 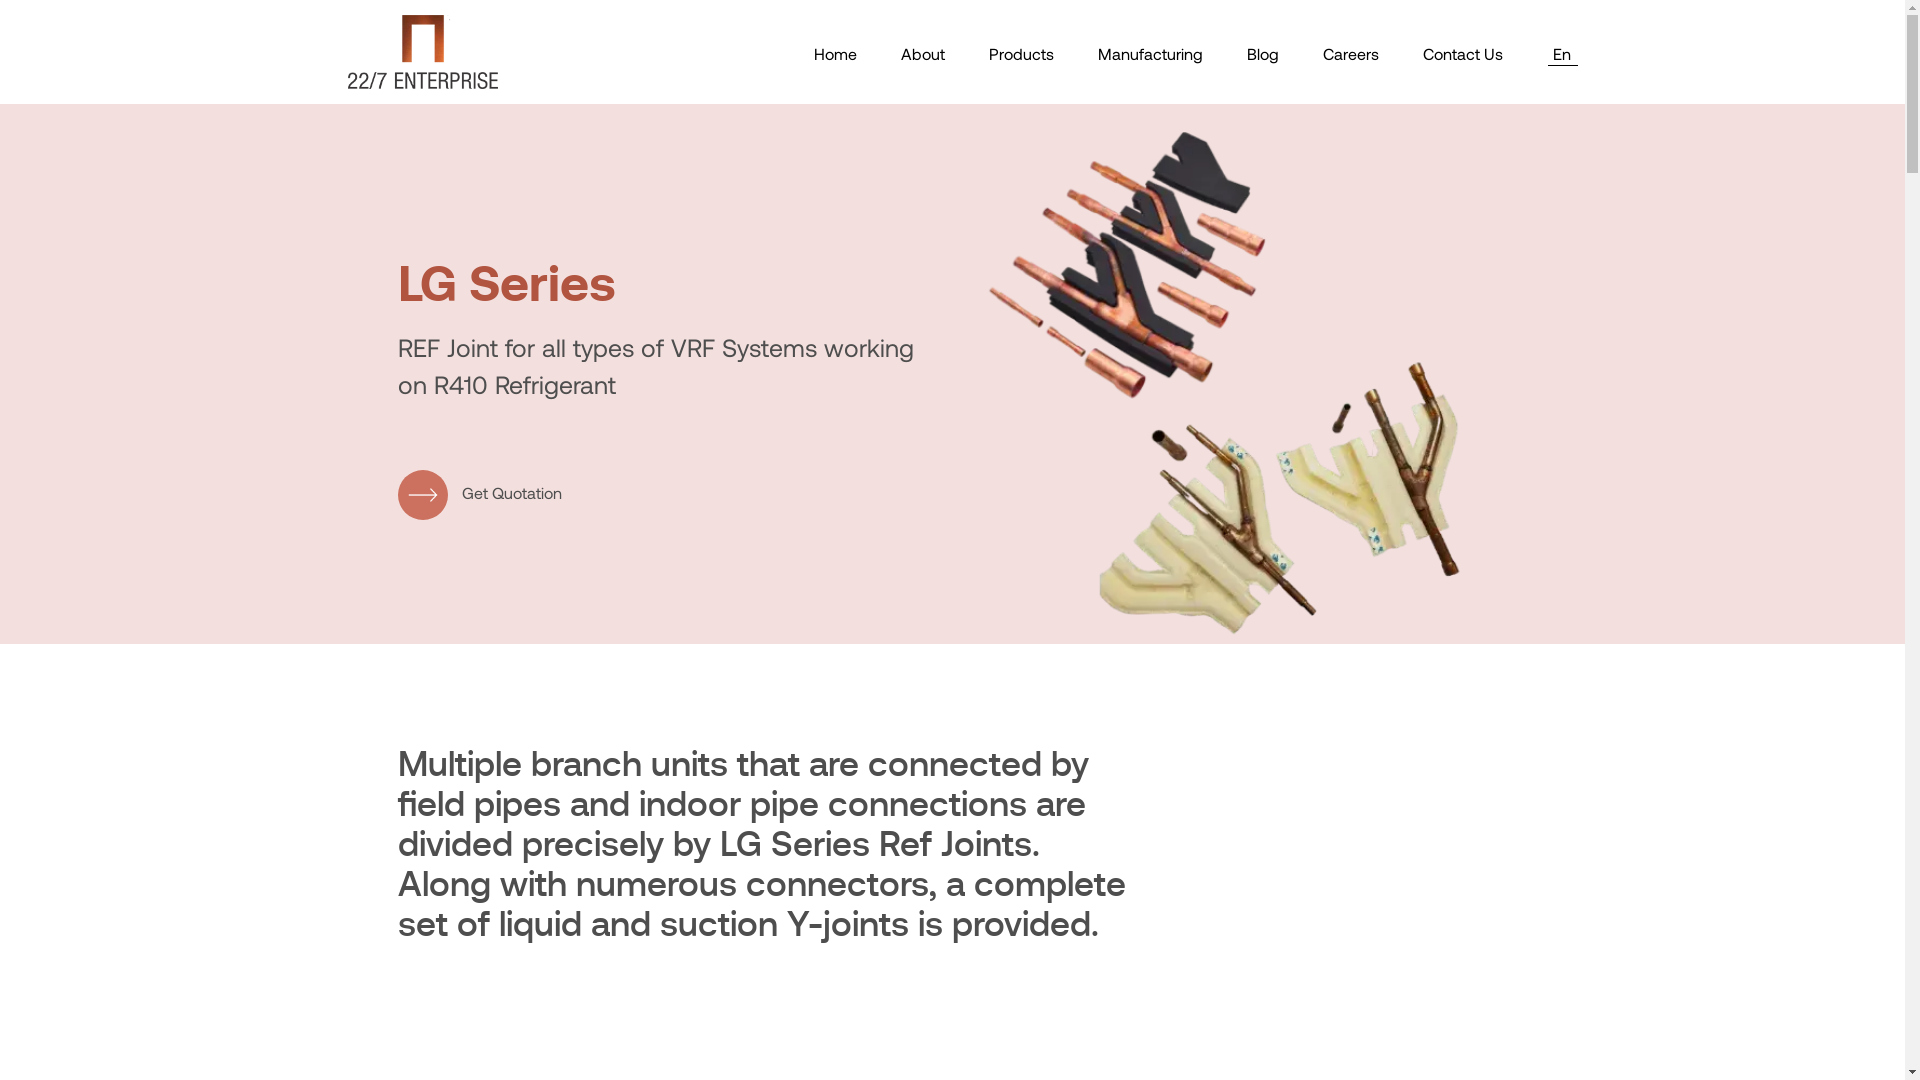 What do you see at coordinates (920, 52) in the screenshot?
I see `'About'` at bounding box center [920, 52].